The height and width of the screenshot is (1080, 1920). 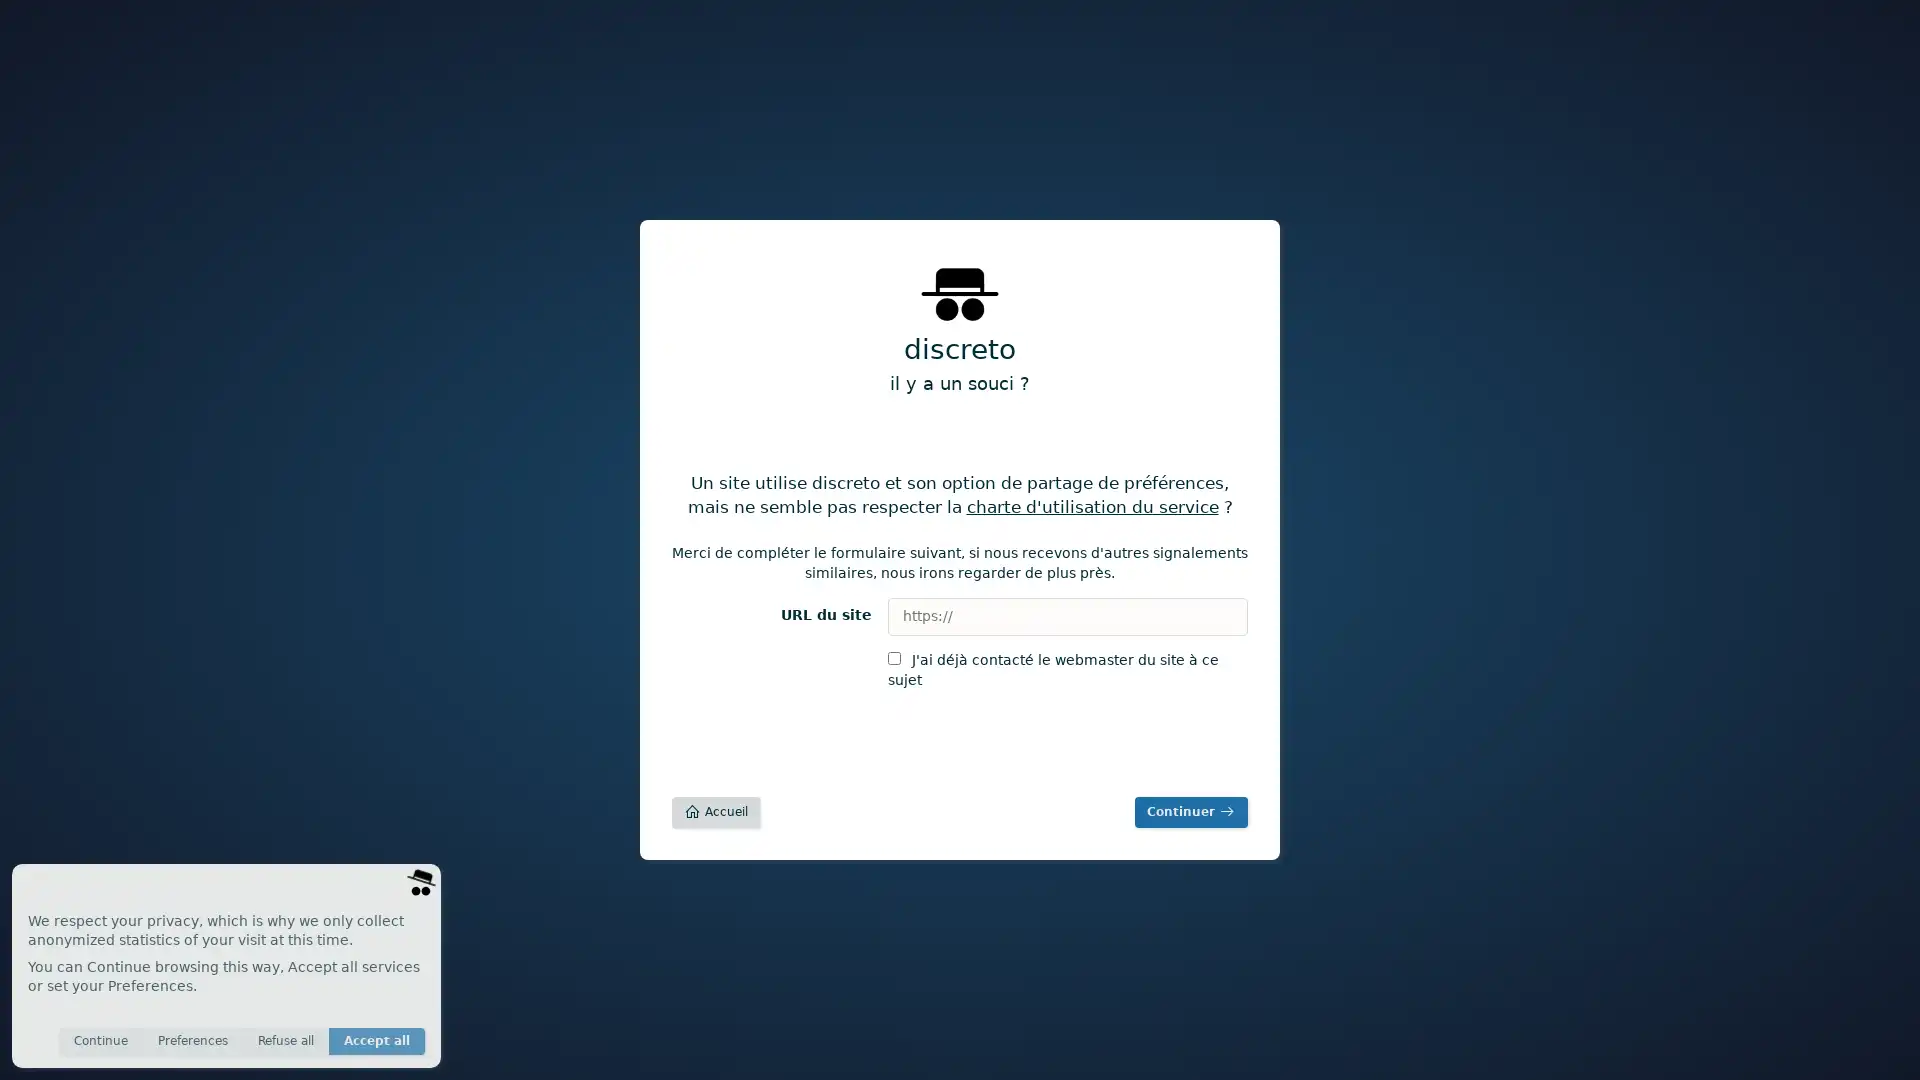 What do you see at coordinates (99, 1040) in the screenshot?
I see `Continue` at bounding box center [99, 1040].